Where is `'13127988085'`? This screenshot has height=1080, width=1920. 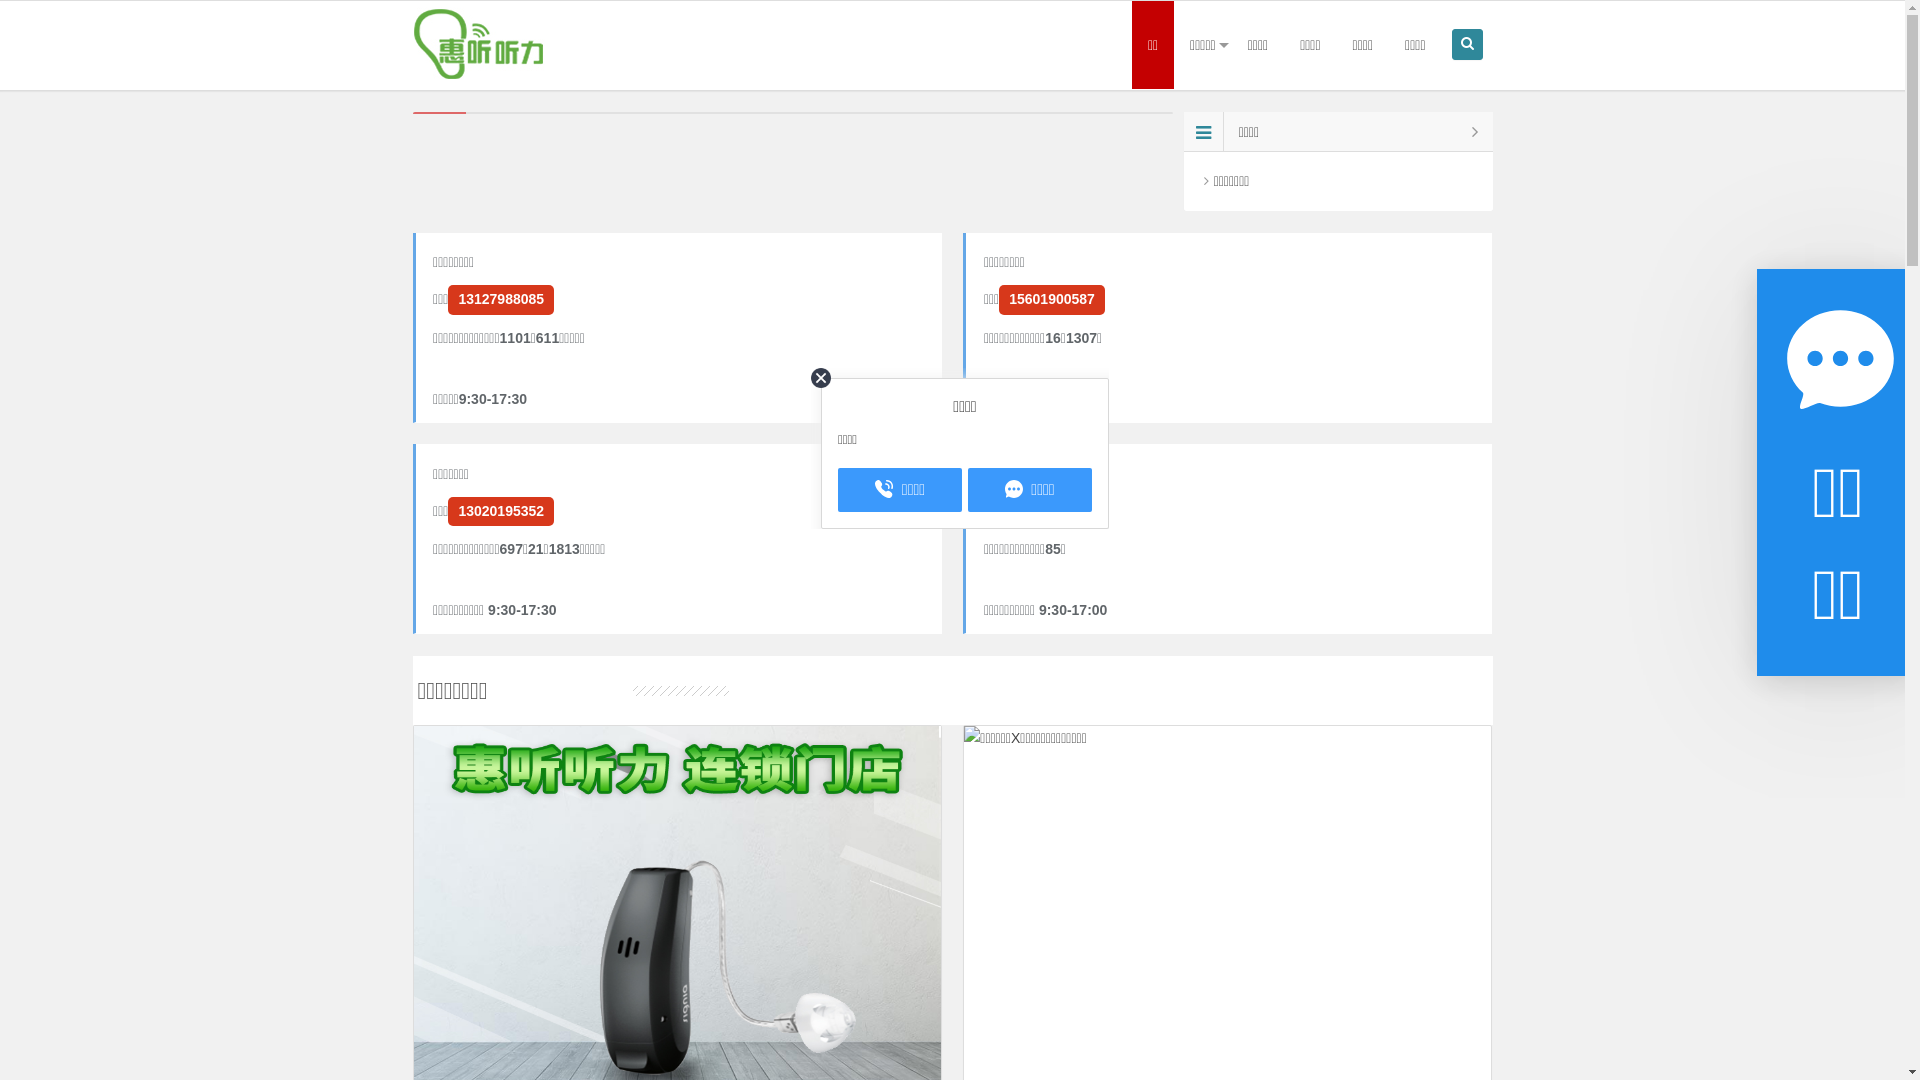 '13127988085' is located at coordinates (446, 299).